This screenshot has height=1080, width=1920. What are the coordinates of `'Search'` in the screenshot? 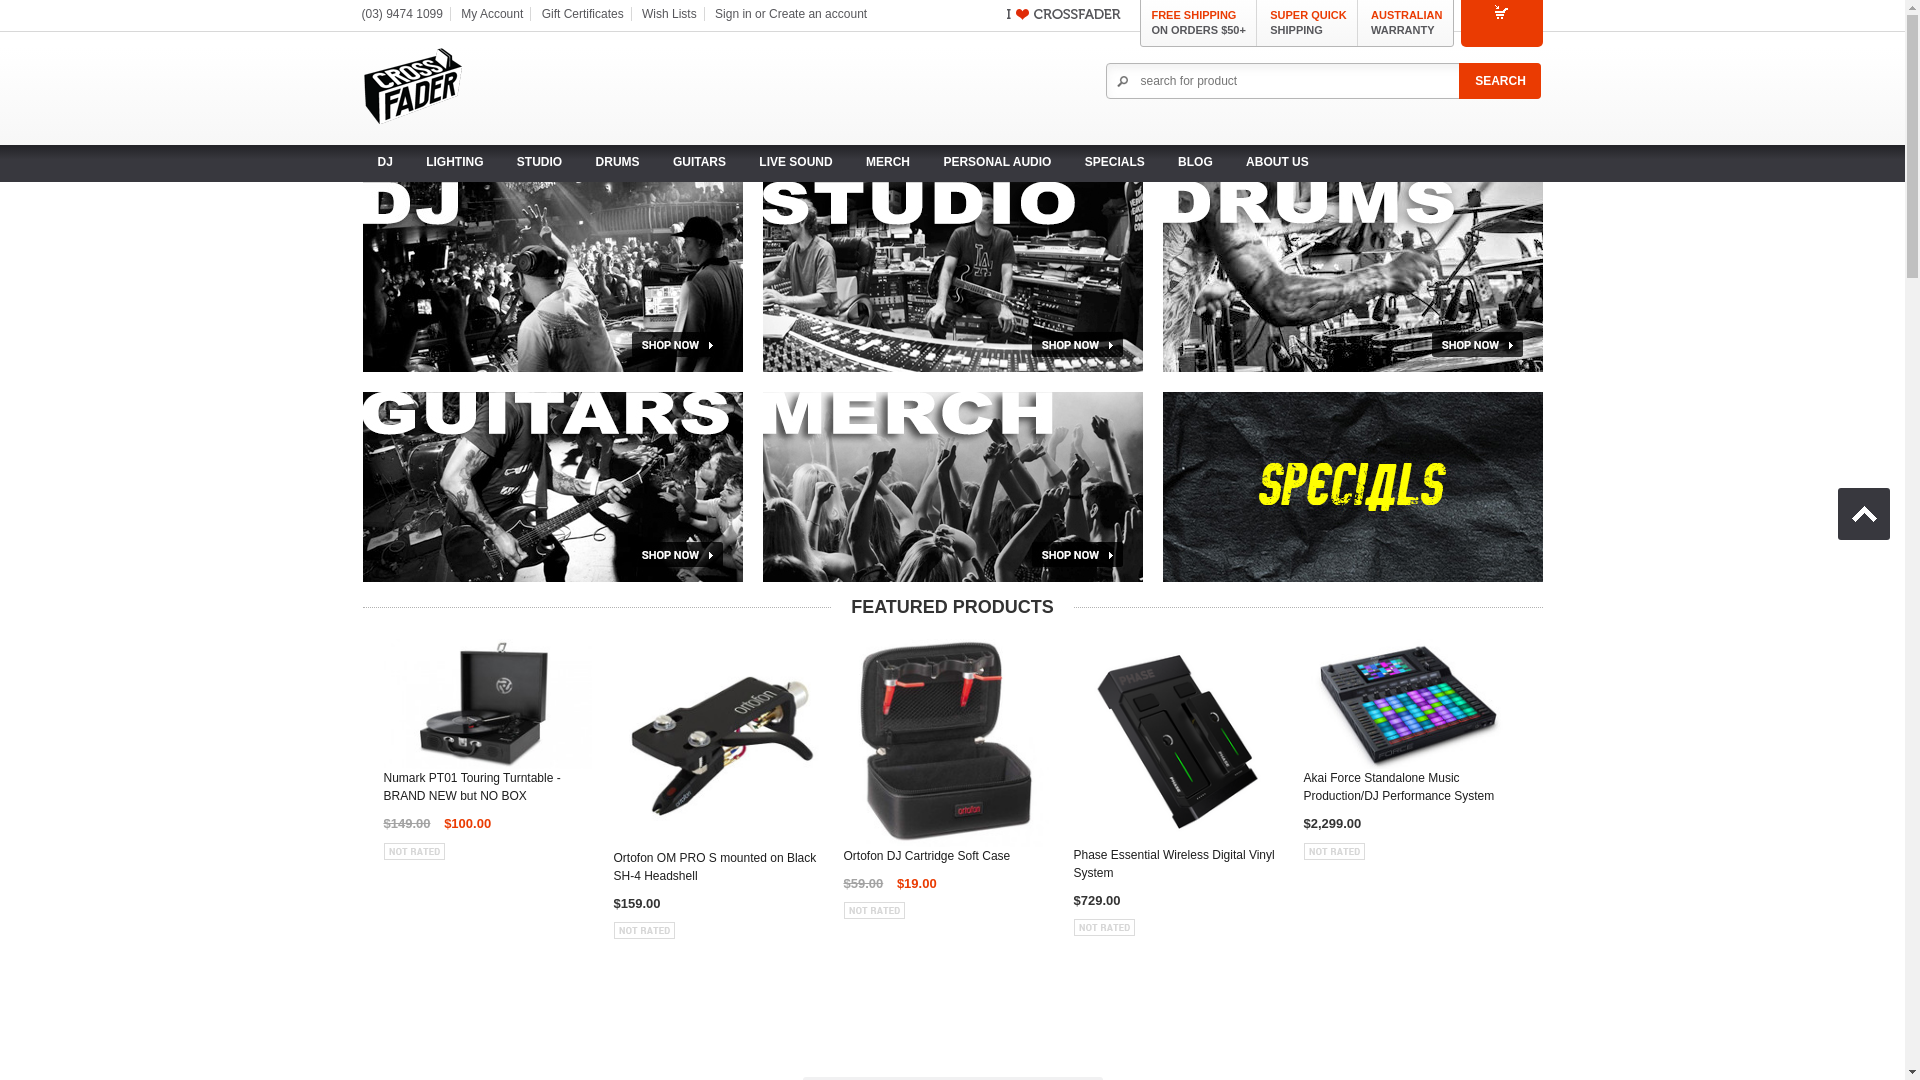 It's located at (1499, 80).